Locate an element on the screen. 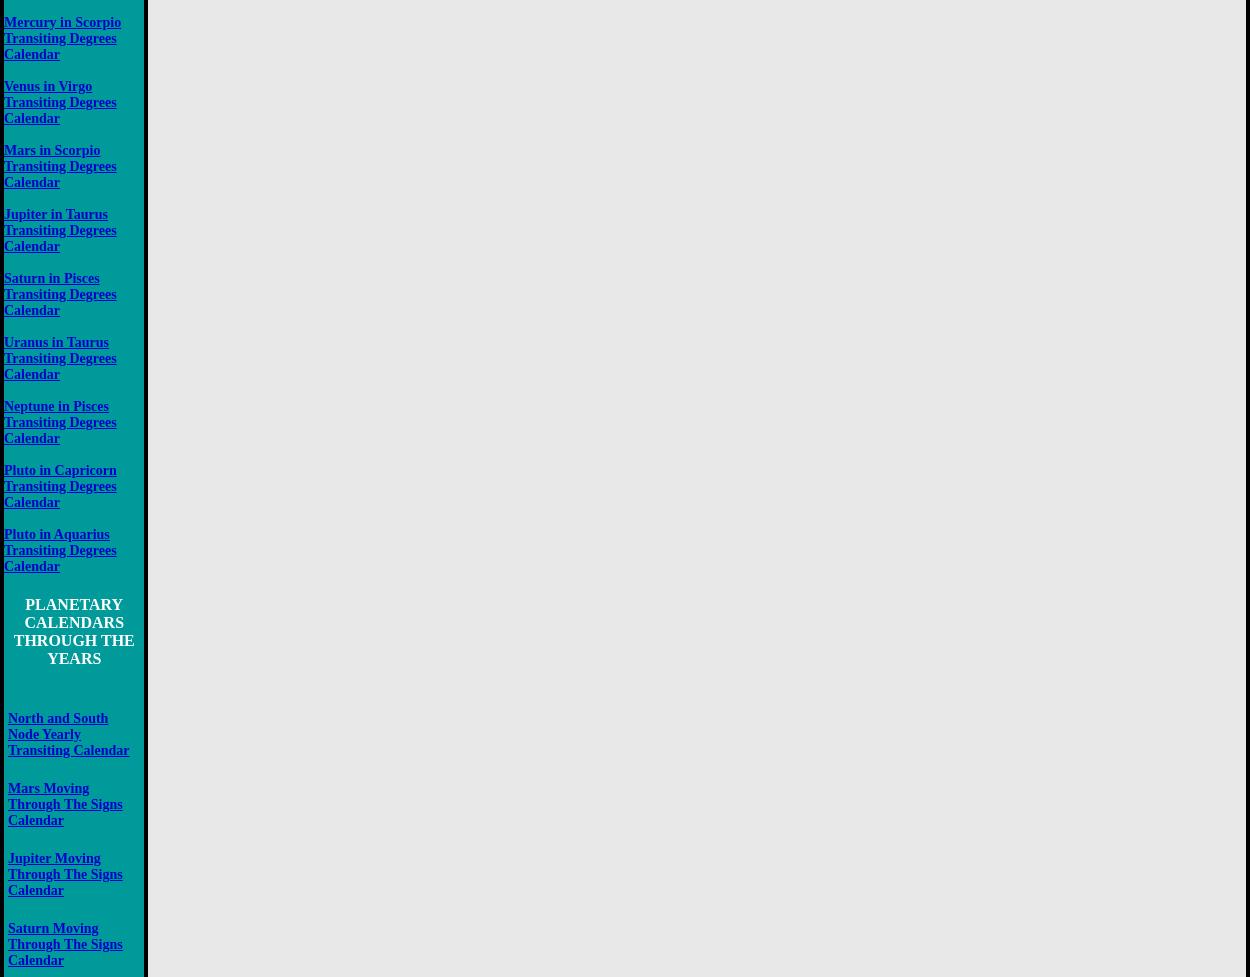 This screenshot has width=1250, height=977. 'Mars in Scorpio Transiting Degrees Calendar' is located at coordinates (60, 164).